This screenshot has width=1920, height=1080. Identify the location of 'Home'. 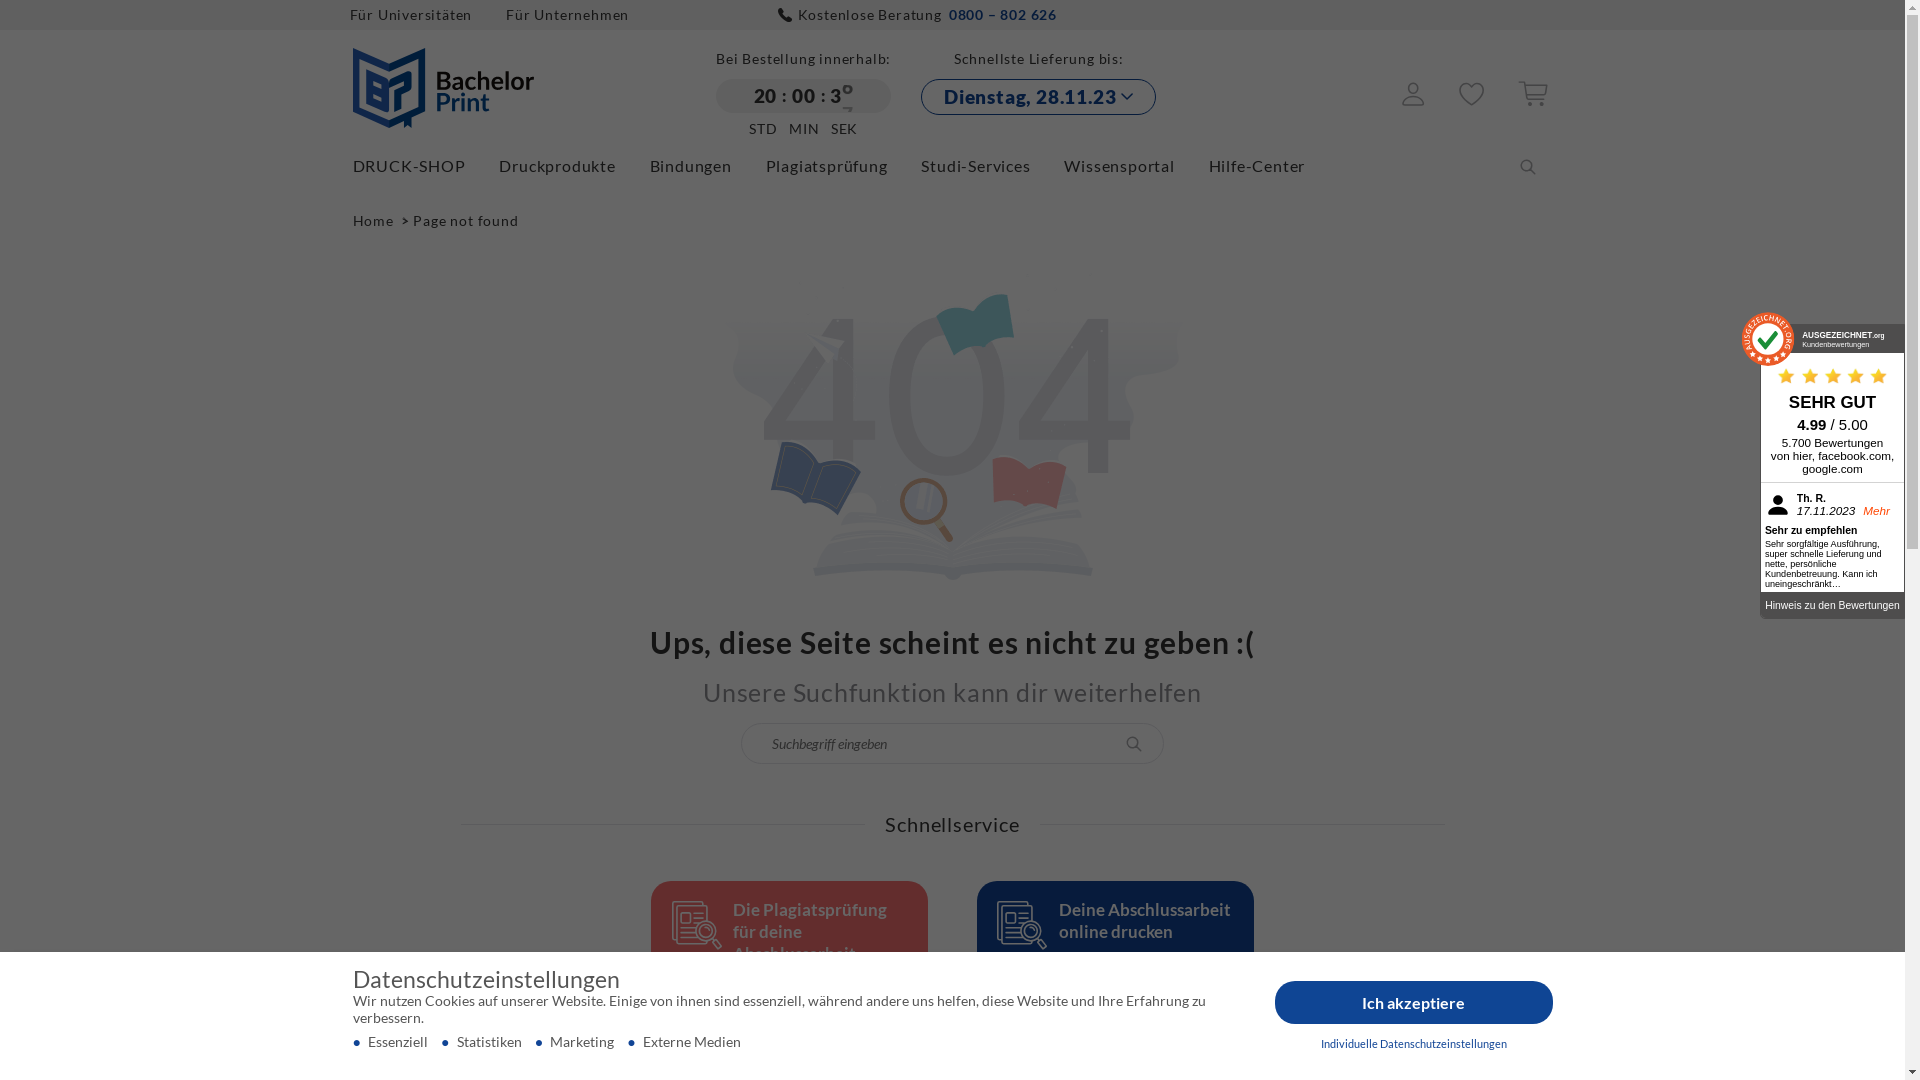
(374, 220).